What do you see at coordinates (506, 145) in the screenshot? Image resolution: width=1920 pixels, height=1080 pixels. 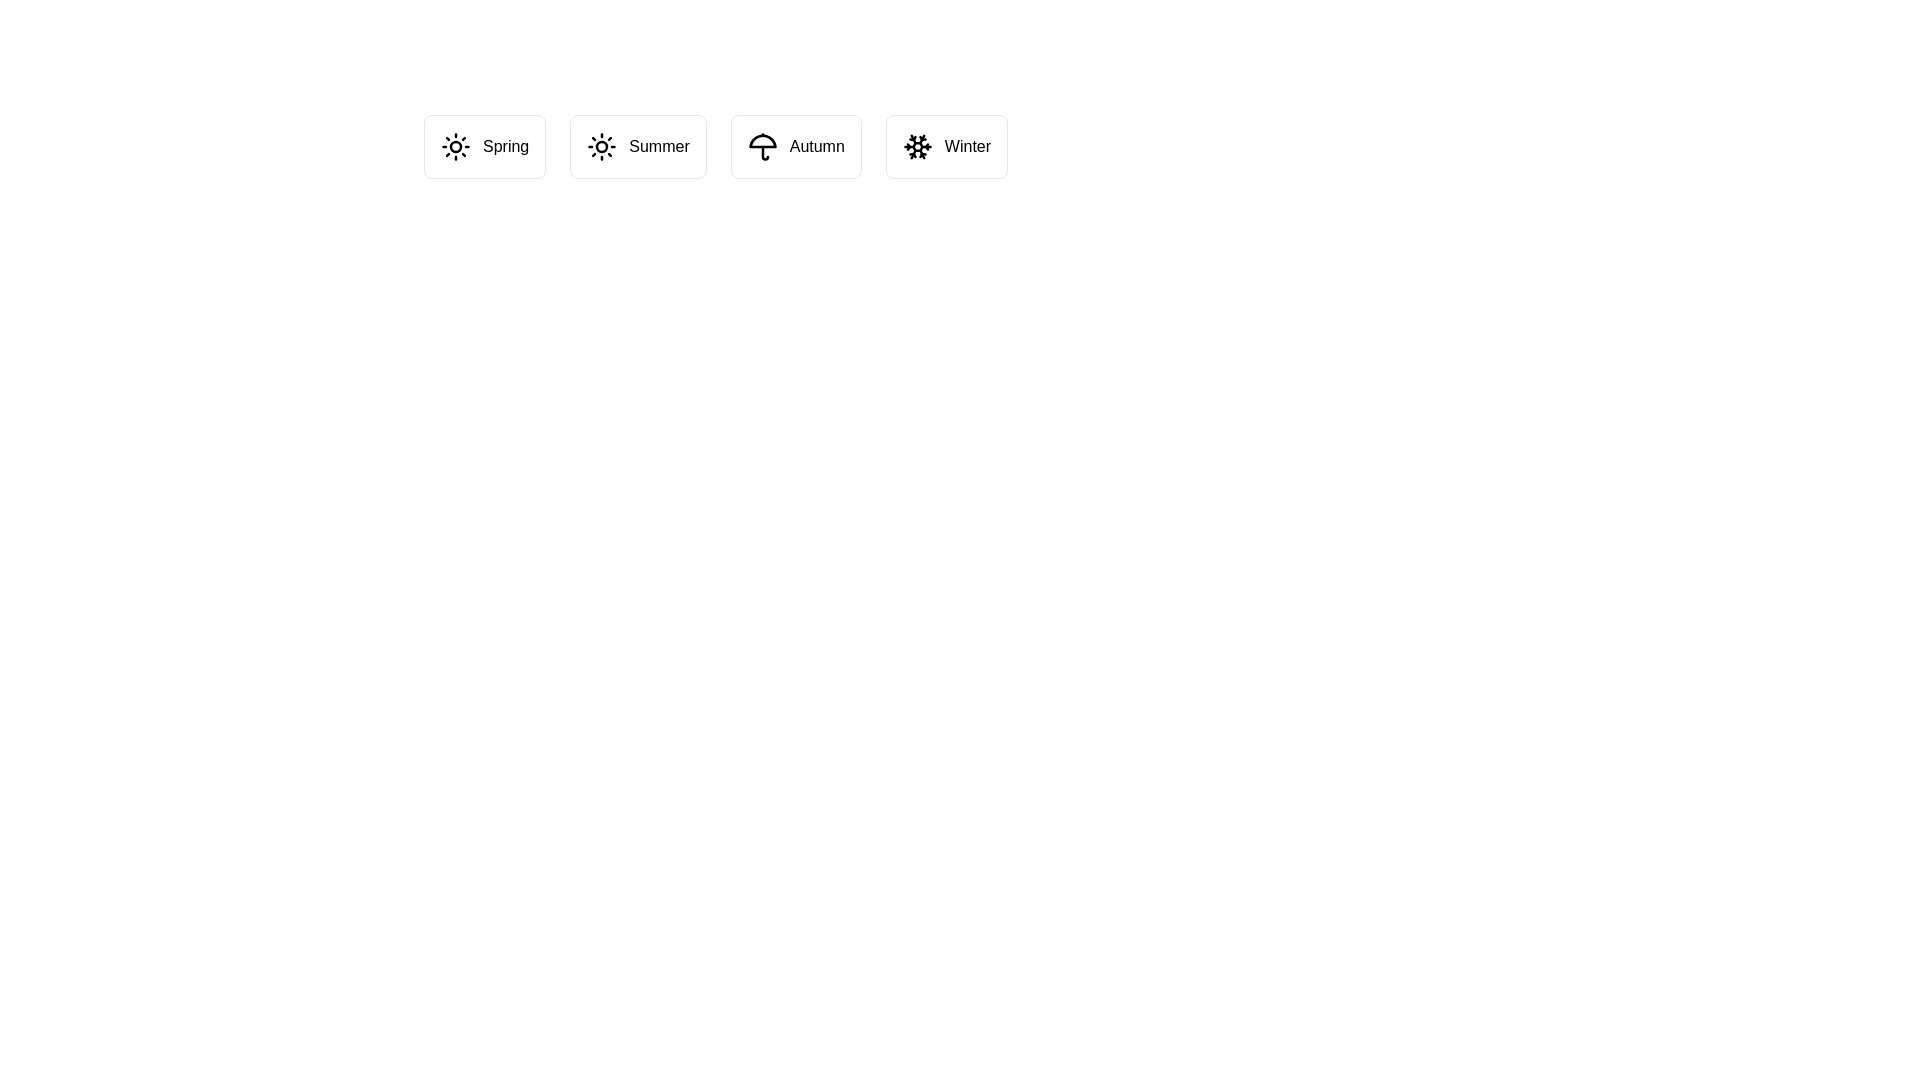 I see `the static text label for the 'Spring' theme, which is the first button in a sequence of four horizontally arranged buttons at the upper center area of the interface` at bounding box center [506, 145].